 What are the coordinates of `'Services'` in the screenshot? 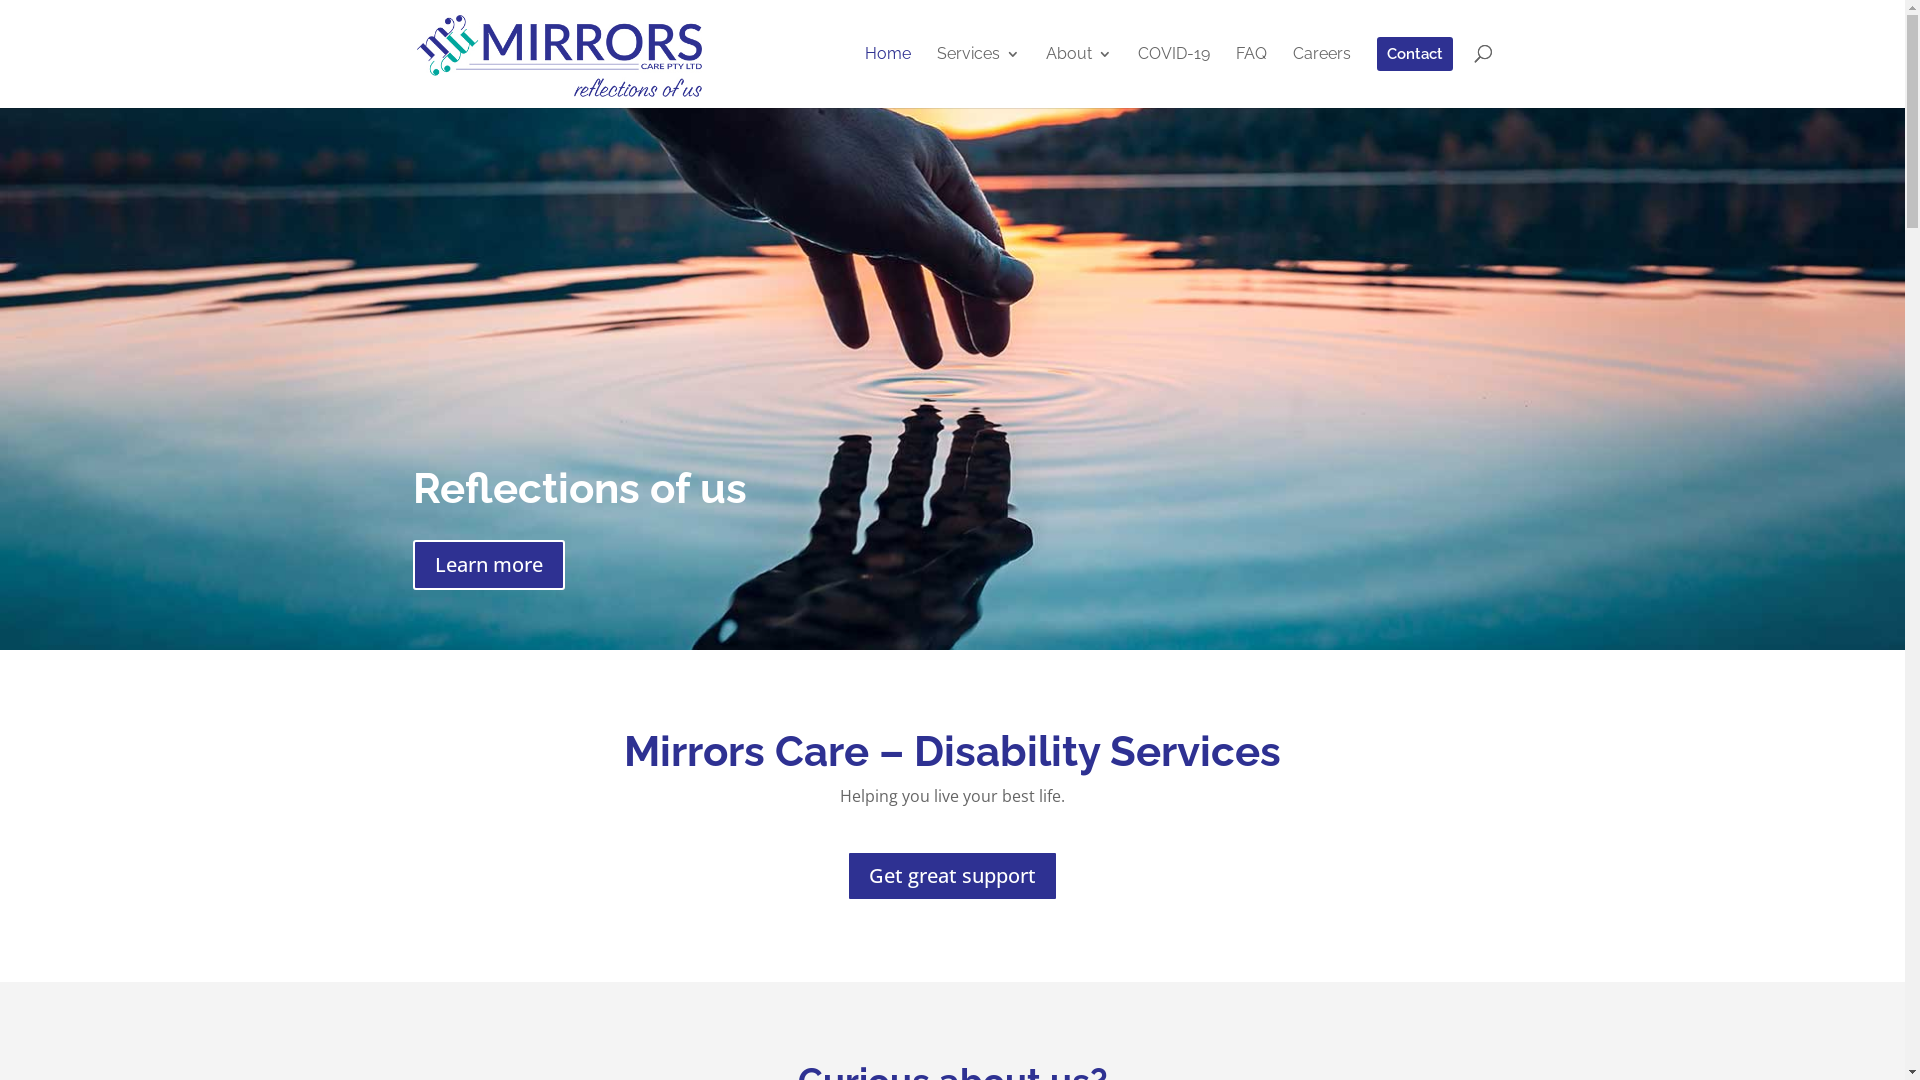 It's located at (935, 75).